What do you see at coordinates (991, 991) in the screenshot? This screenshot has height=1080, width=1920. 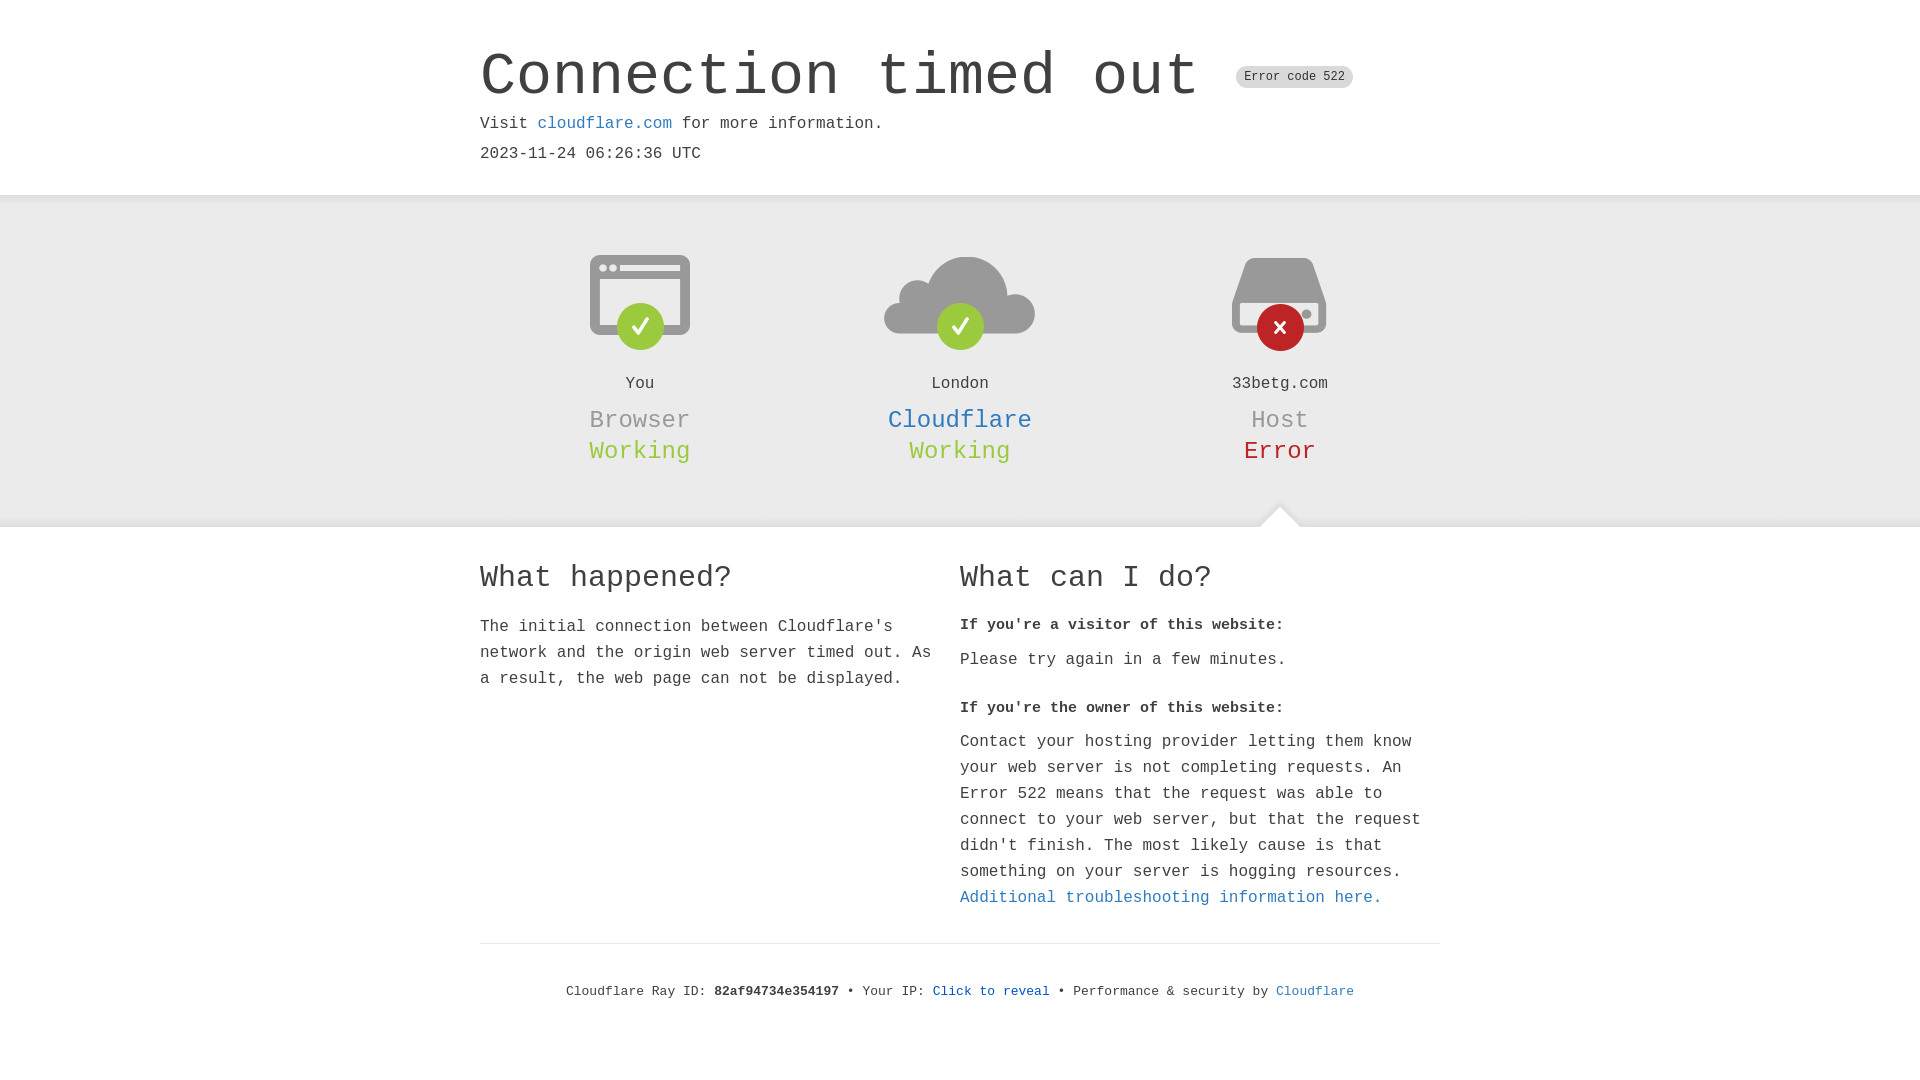 I see `'Click to reveal'` at bounding box center [991, 991].